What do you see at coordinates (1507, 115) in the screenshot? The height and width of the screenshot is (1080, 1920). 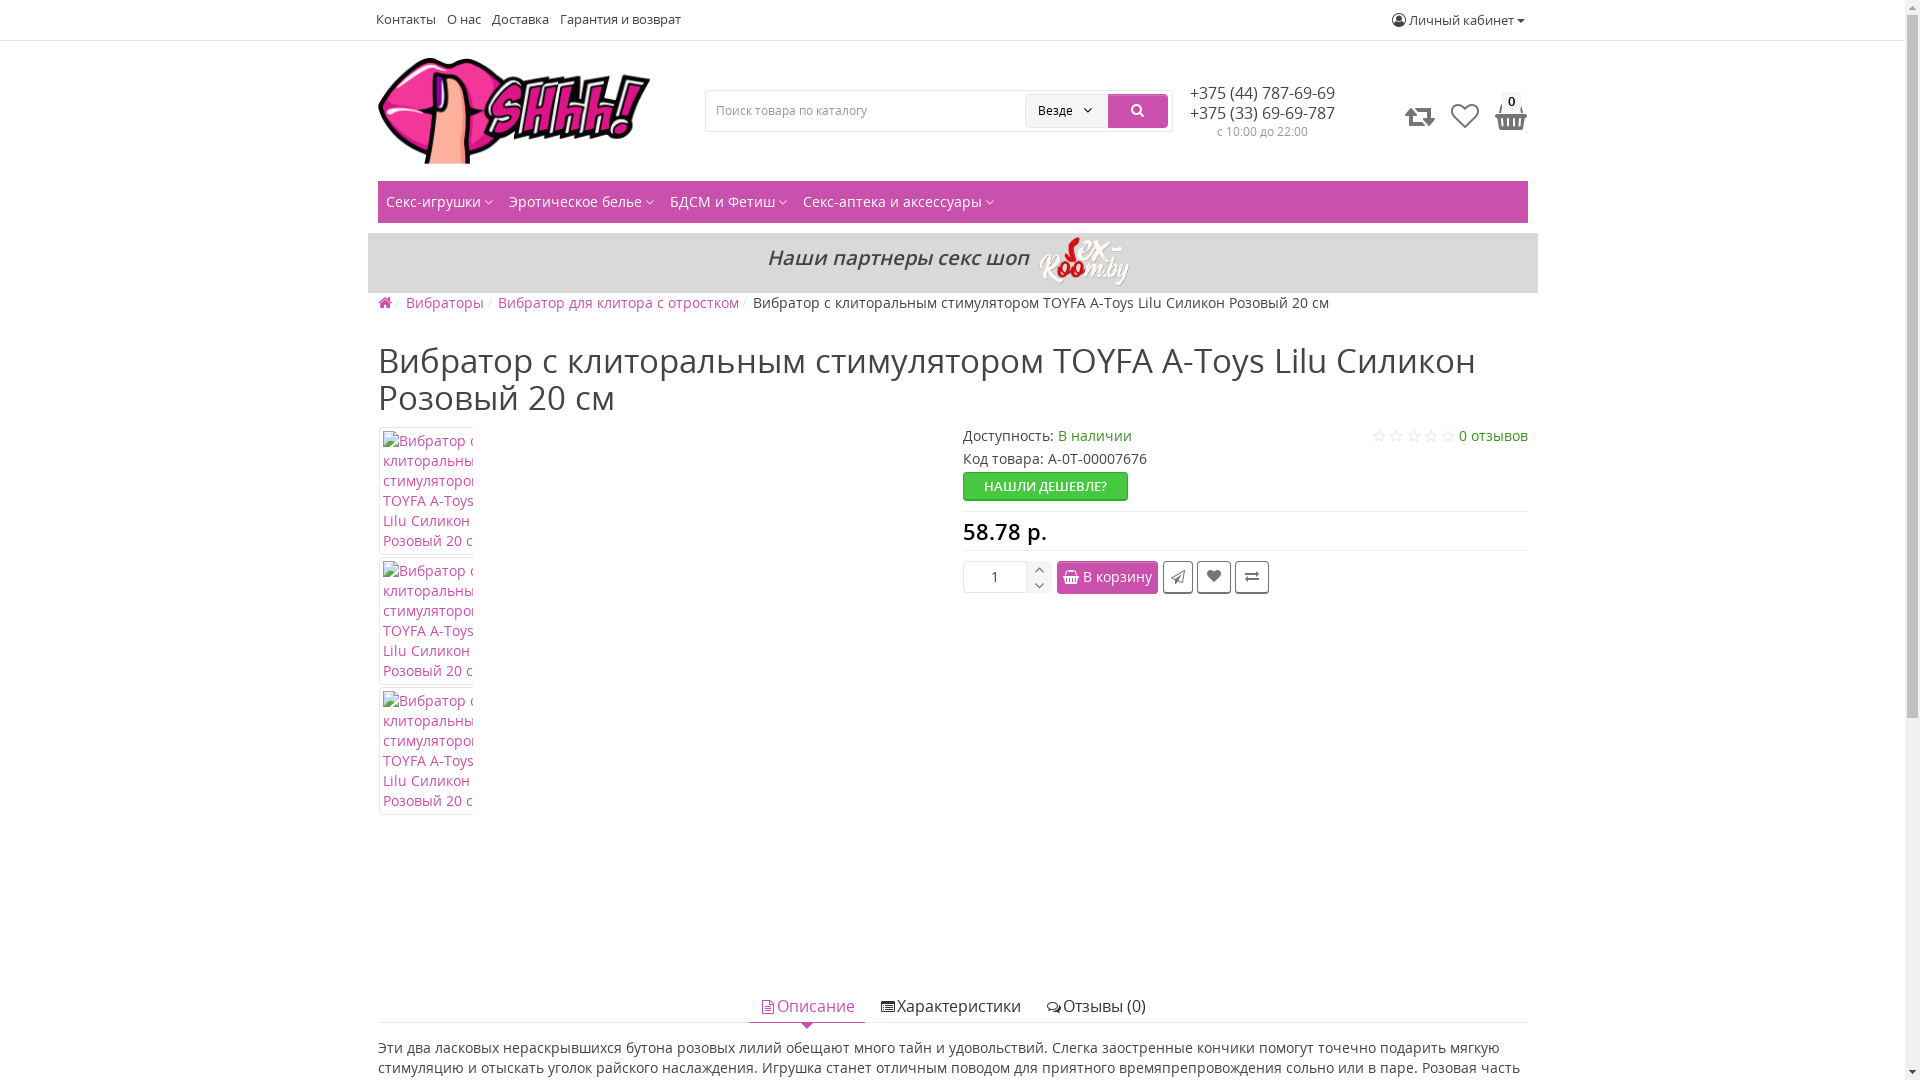 I see `'0'` at bounding box center [1507, 115].